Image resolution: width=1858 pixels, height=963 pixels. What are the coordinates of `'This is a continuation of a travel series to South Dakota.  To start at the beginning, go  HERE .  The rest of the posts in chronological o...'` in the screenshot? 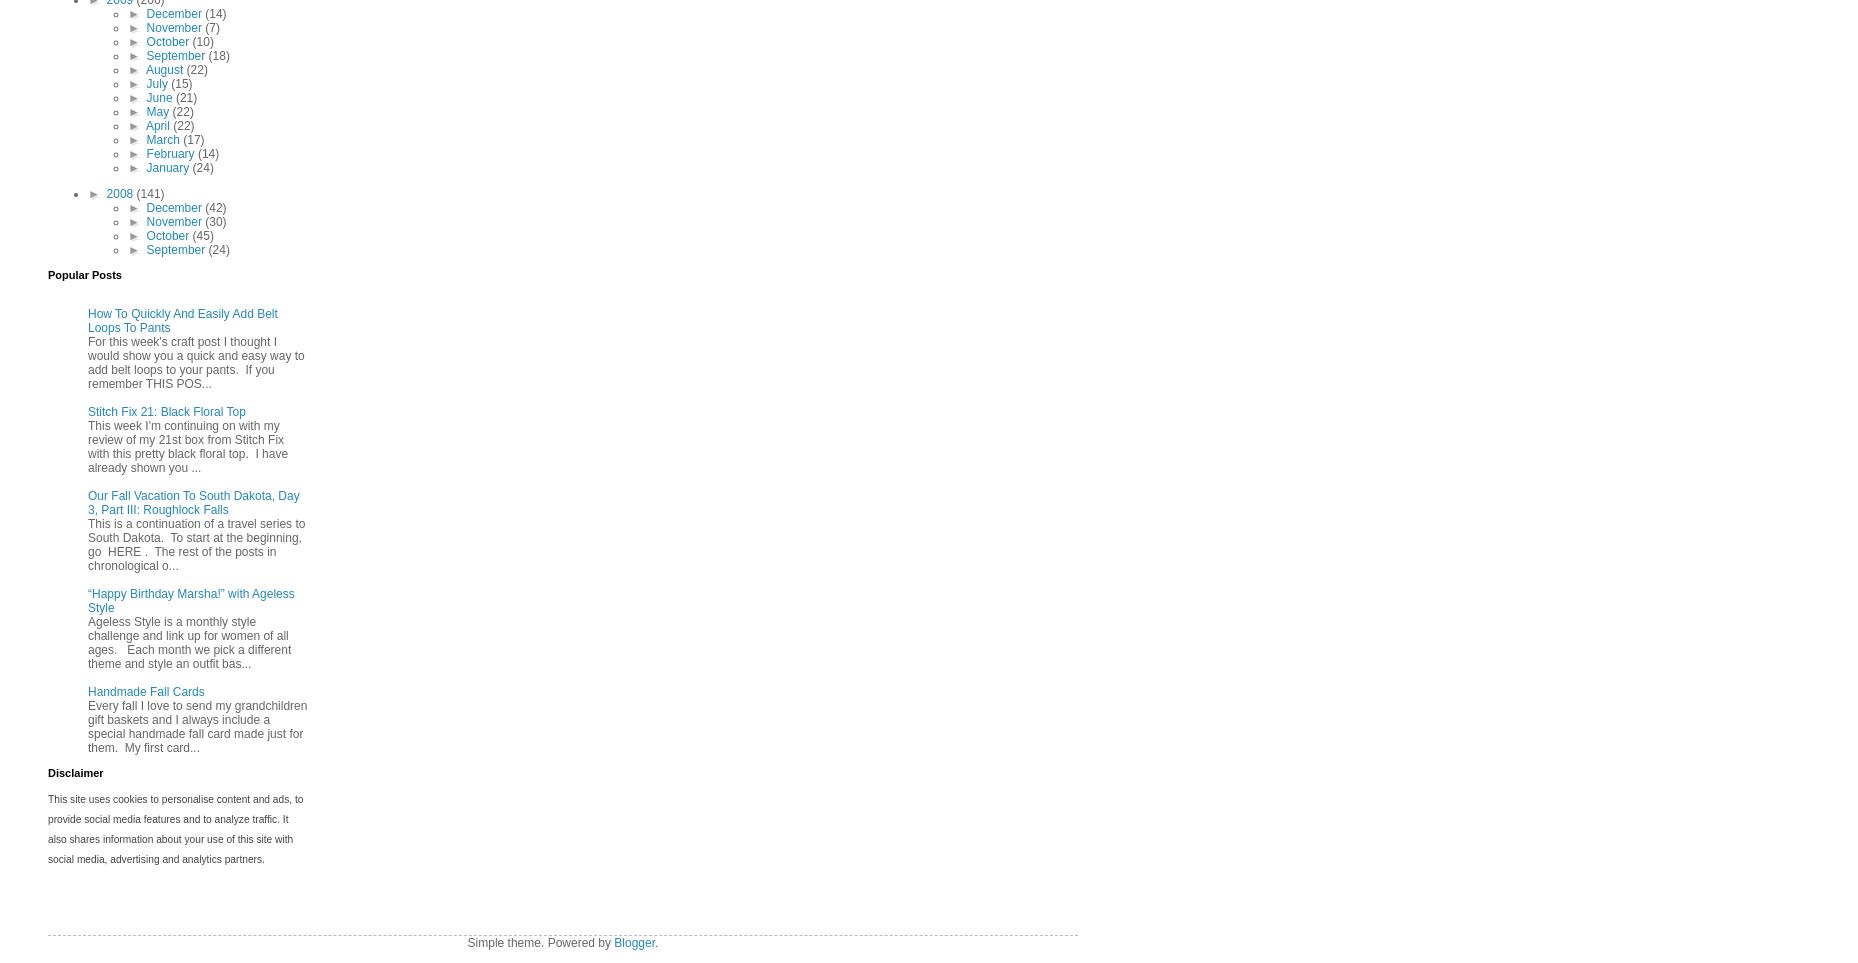 It's located at (195, 543).